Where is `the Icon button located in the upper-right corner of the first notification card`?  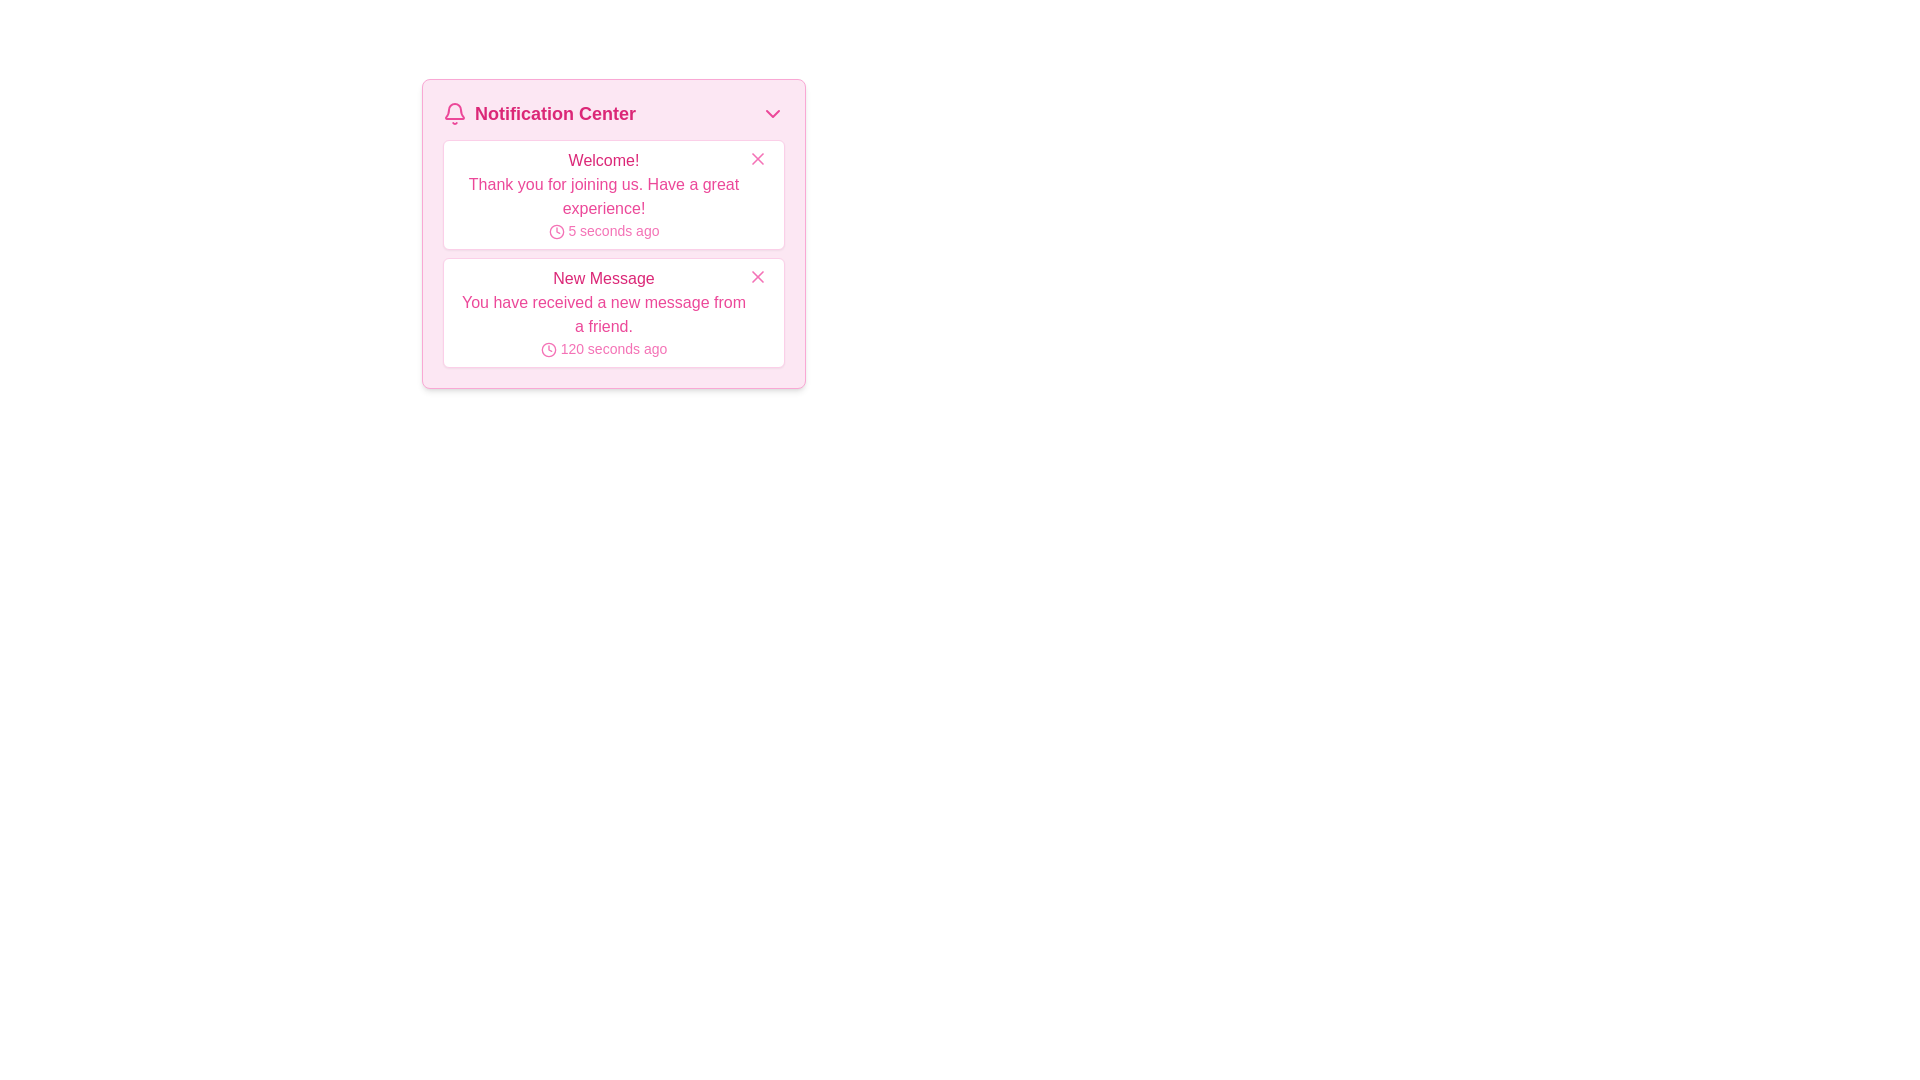
the Icon button located in the upper-right corner of the first notification card is located at coordinates (757, 157).